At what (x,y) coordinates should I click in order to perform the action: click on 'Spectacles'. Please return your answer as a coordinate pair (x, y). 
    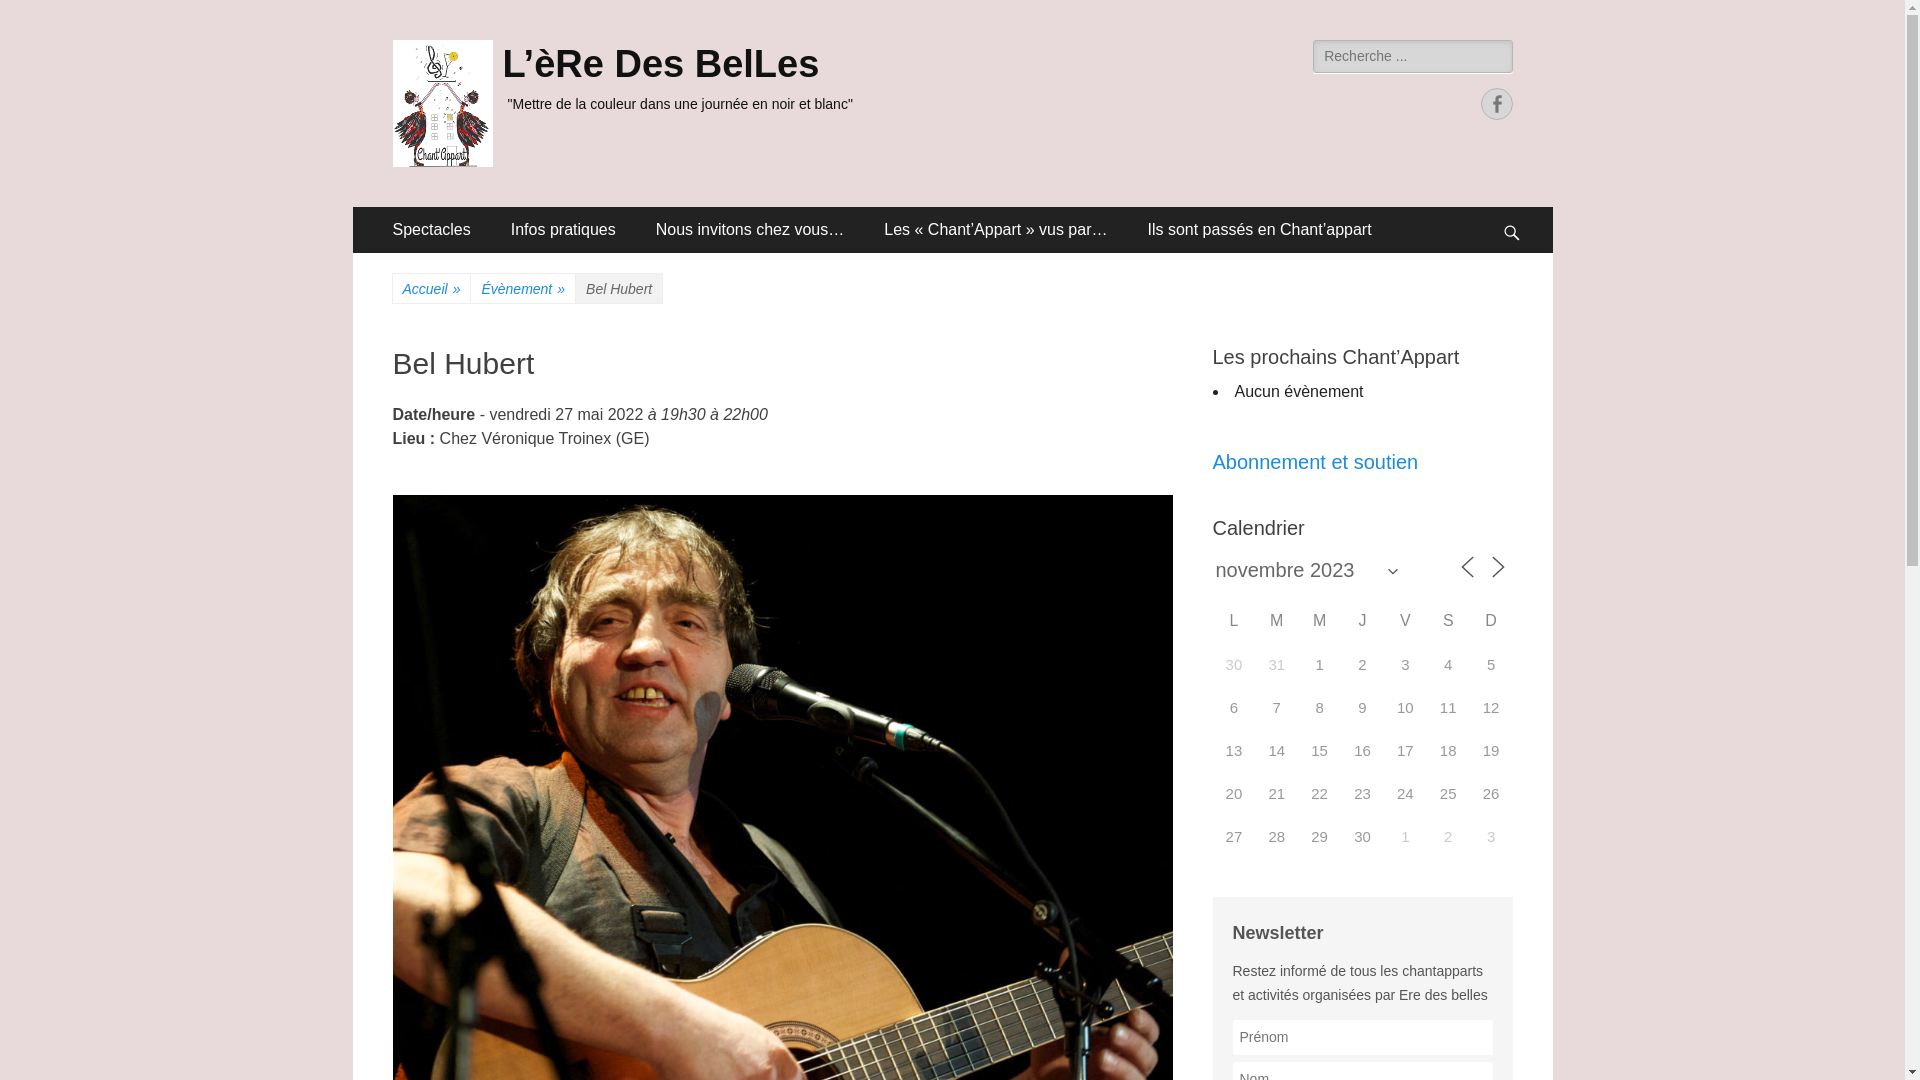
    Looking at the image, I should click on (430, 229).